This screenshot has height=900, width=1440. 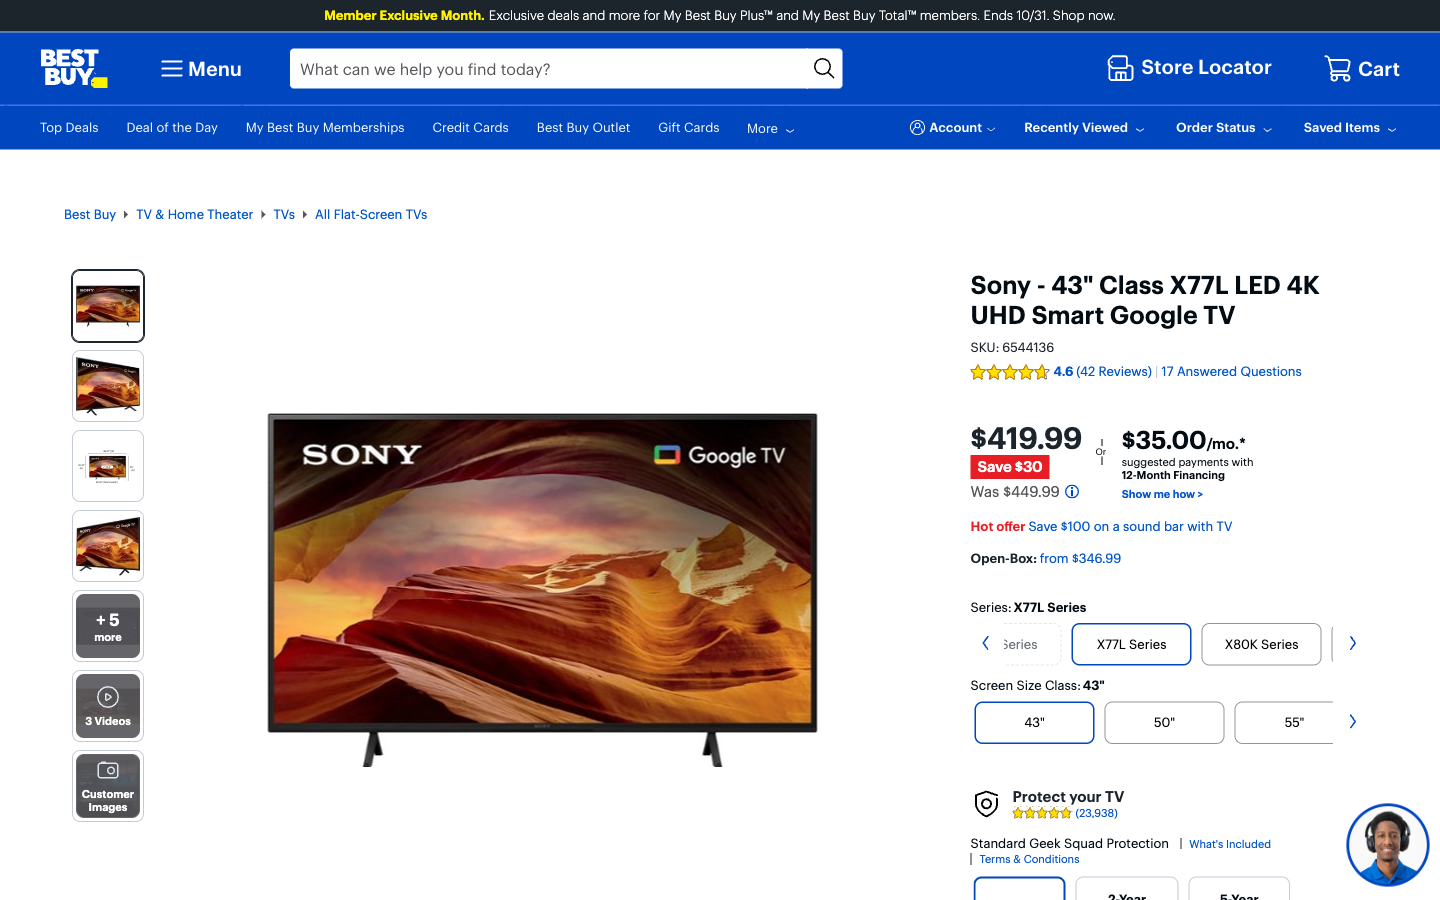 I want to click on more images of the Sony TV, so click(x=108, y=626).